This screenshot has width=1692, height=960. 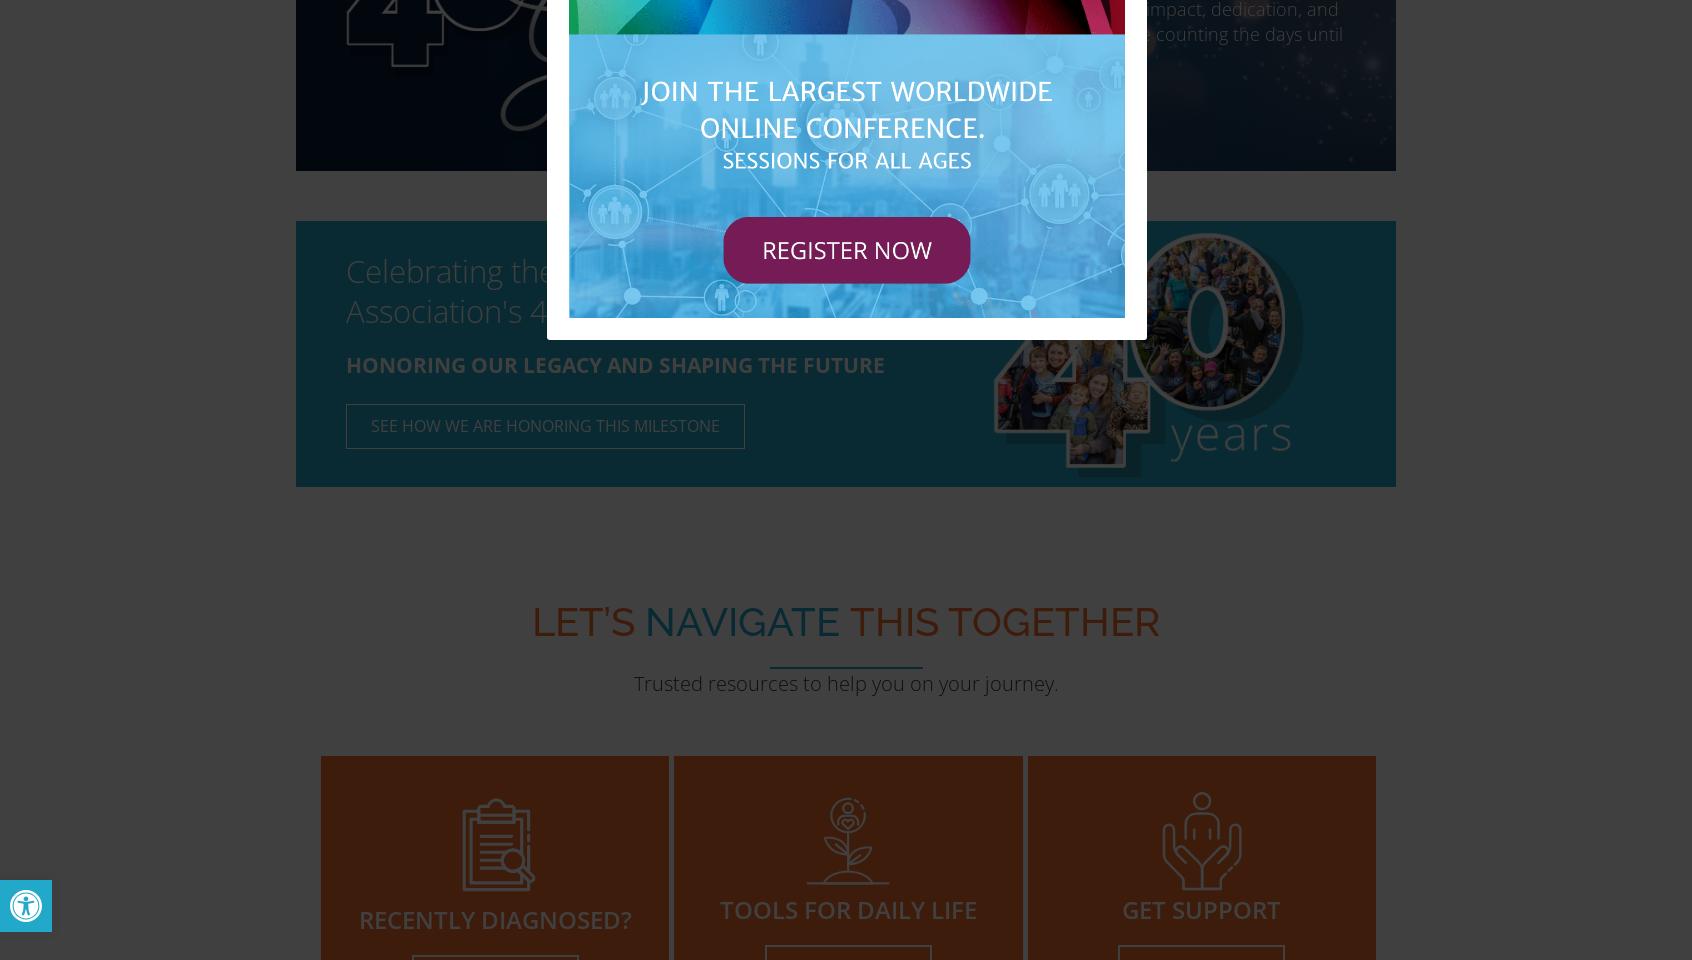 I want to click on 'Navigate', so click(x=741, y=620).